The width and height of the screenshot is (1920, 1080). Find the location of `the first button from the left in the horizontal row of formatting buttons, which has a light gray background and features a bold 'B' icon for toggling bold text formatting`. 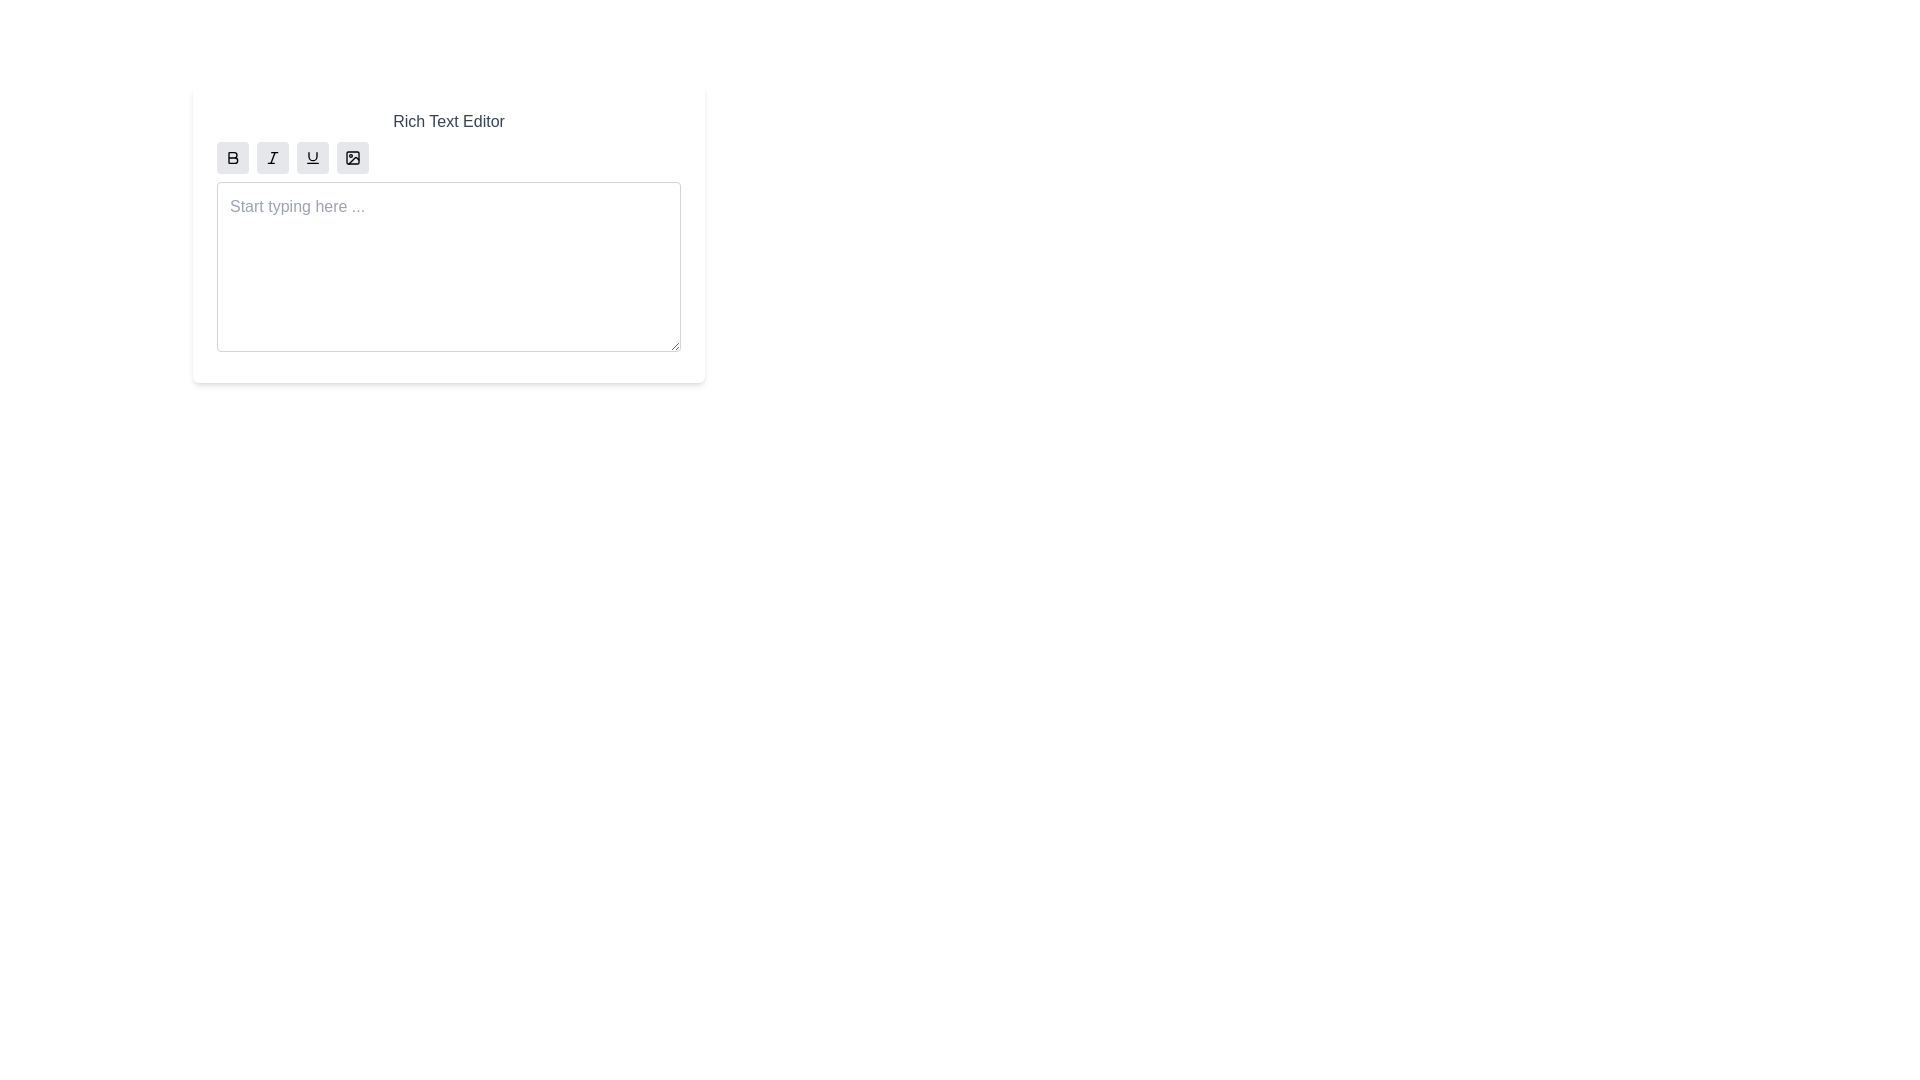

the first button from the left in the horizontal row of formatting buttons, which has a light gray background and features a bold 'B' icon for toggling bold text formatting is located at coordinates (233, 157).